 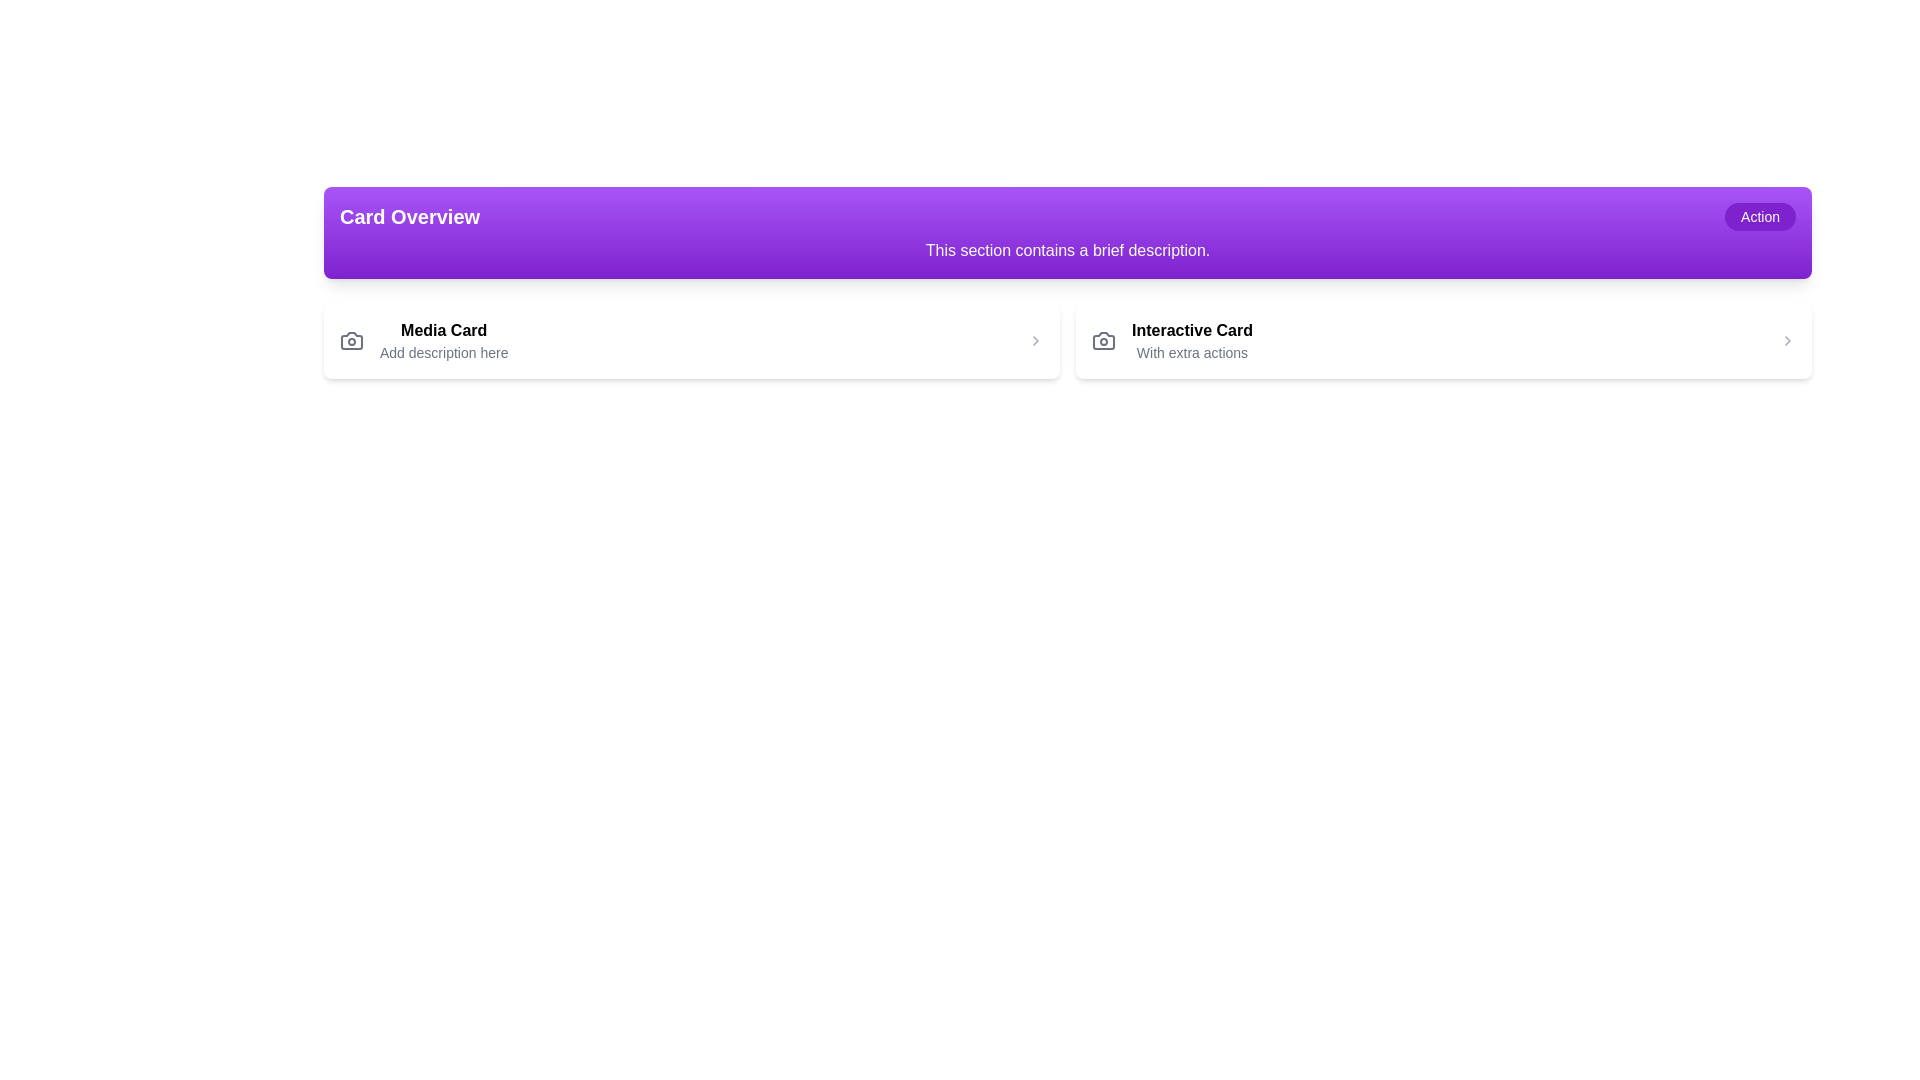 I want to click on text label 'Card Overview' which is bold and large-sized, positioned on the left side of a purple banner at the top of the interface, so click(x=409, y=216).